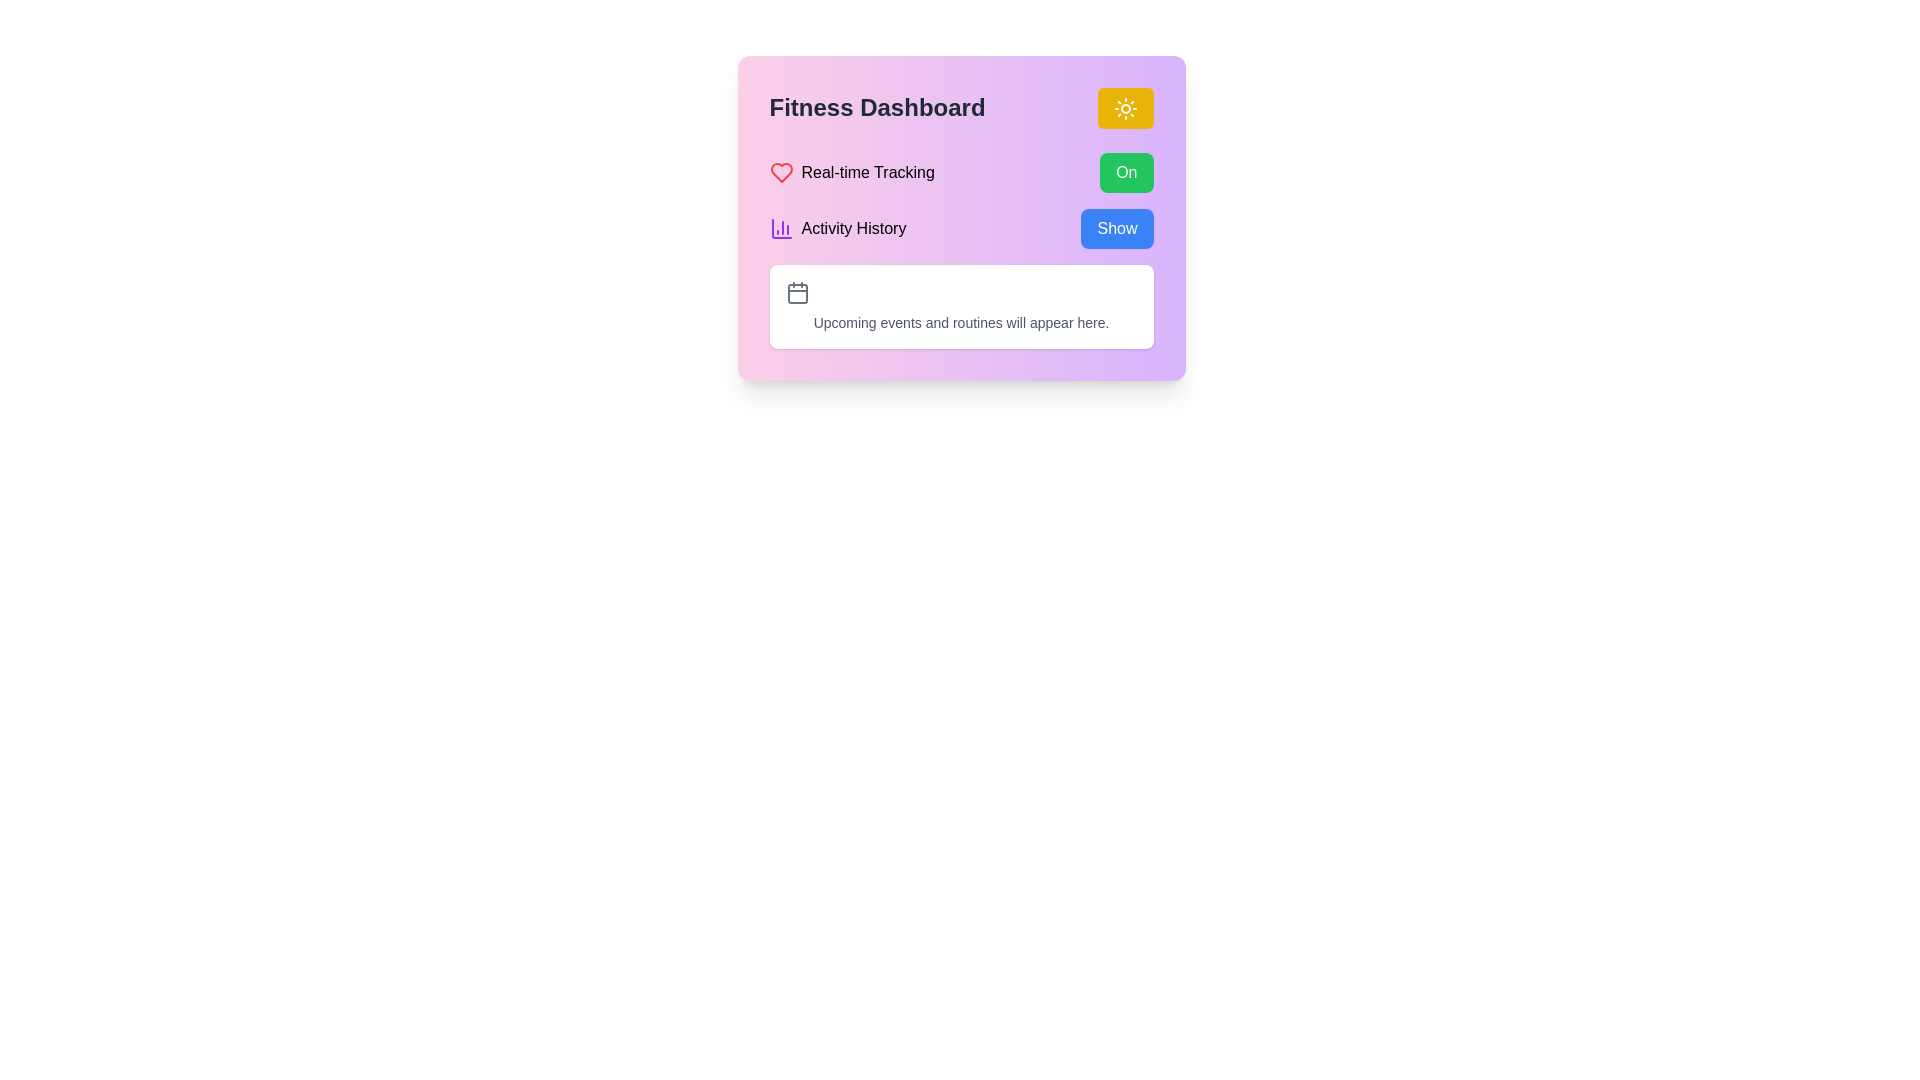  What do you see at coordinates (854, 227) in the screenshot?
I see `the text label reading 'Activity History' which is positioned below the 'Real-time Tracking' label and above the calendar widget, accompanied by a bar chart icon` at bounding box center [854, 227].